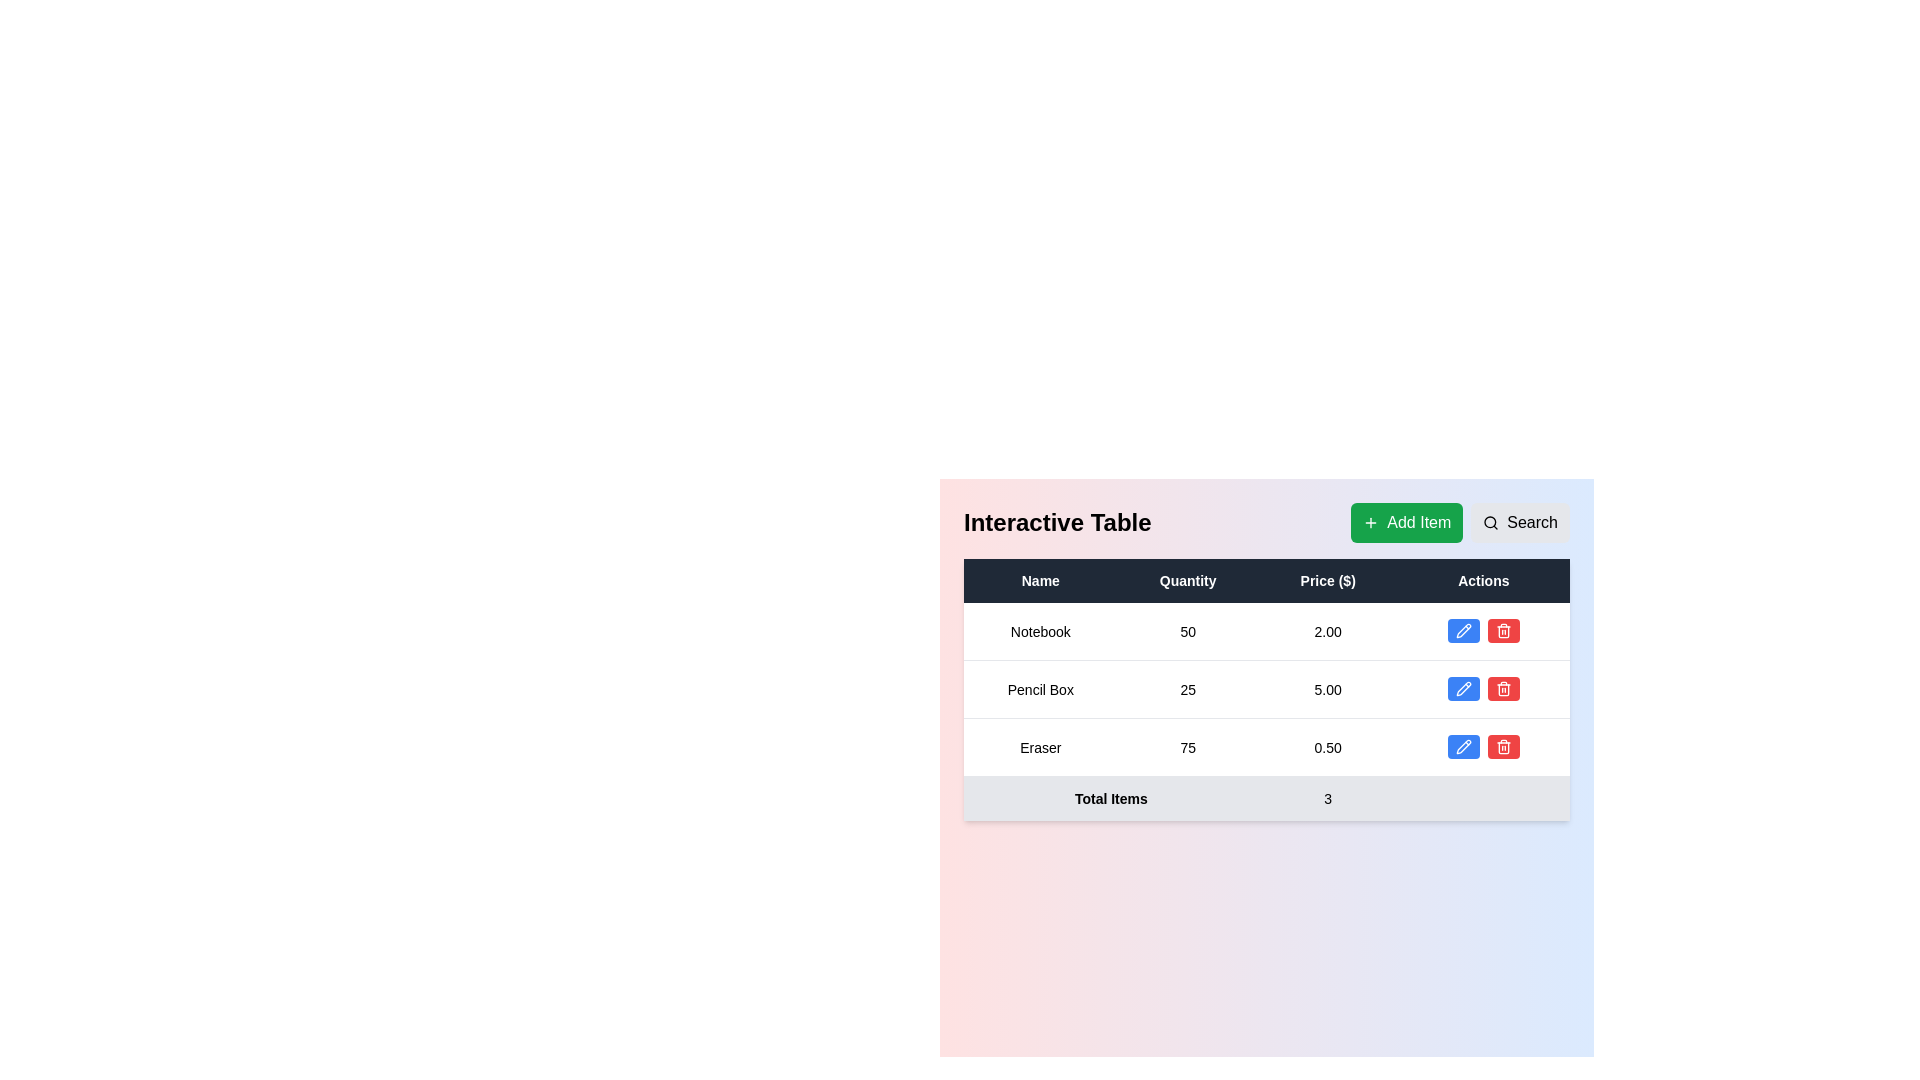  I want to click on the button with a blue background and white text, featuring a pencil icon, located in the 'Actions' column of the table under the 'Eraser' row to observe its hover effects, so click(1463, 747).